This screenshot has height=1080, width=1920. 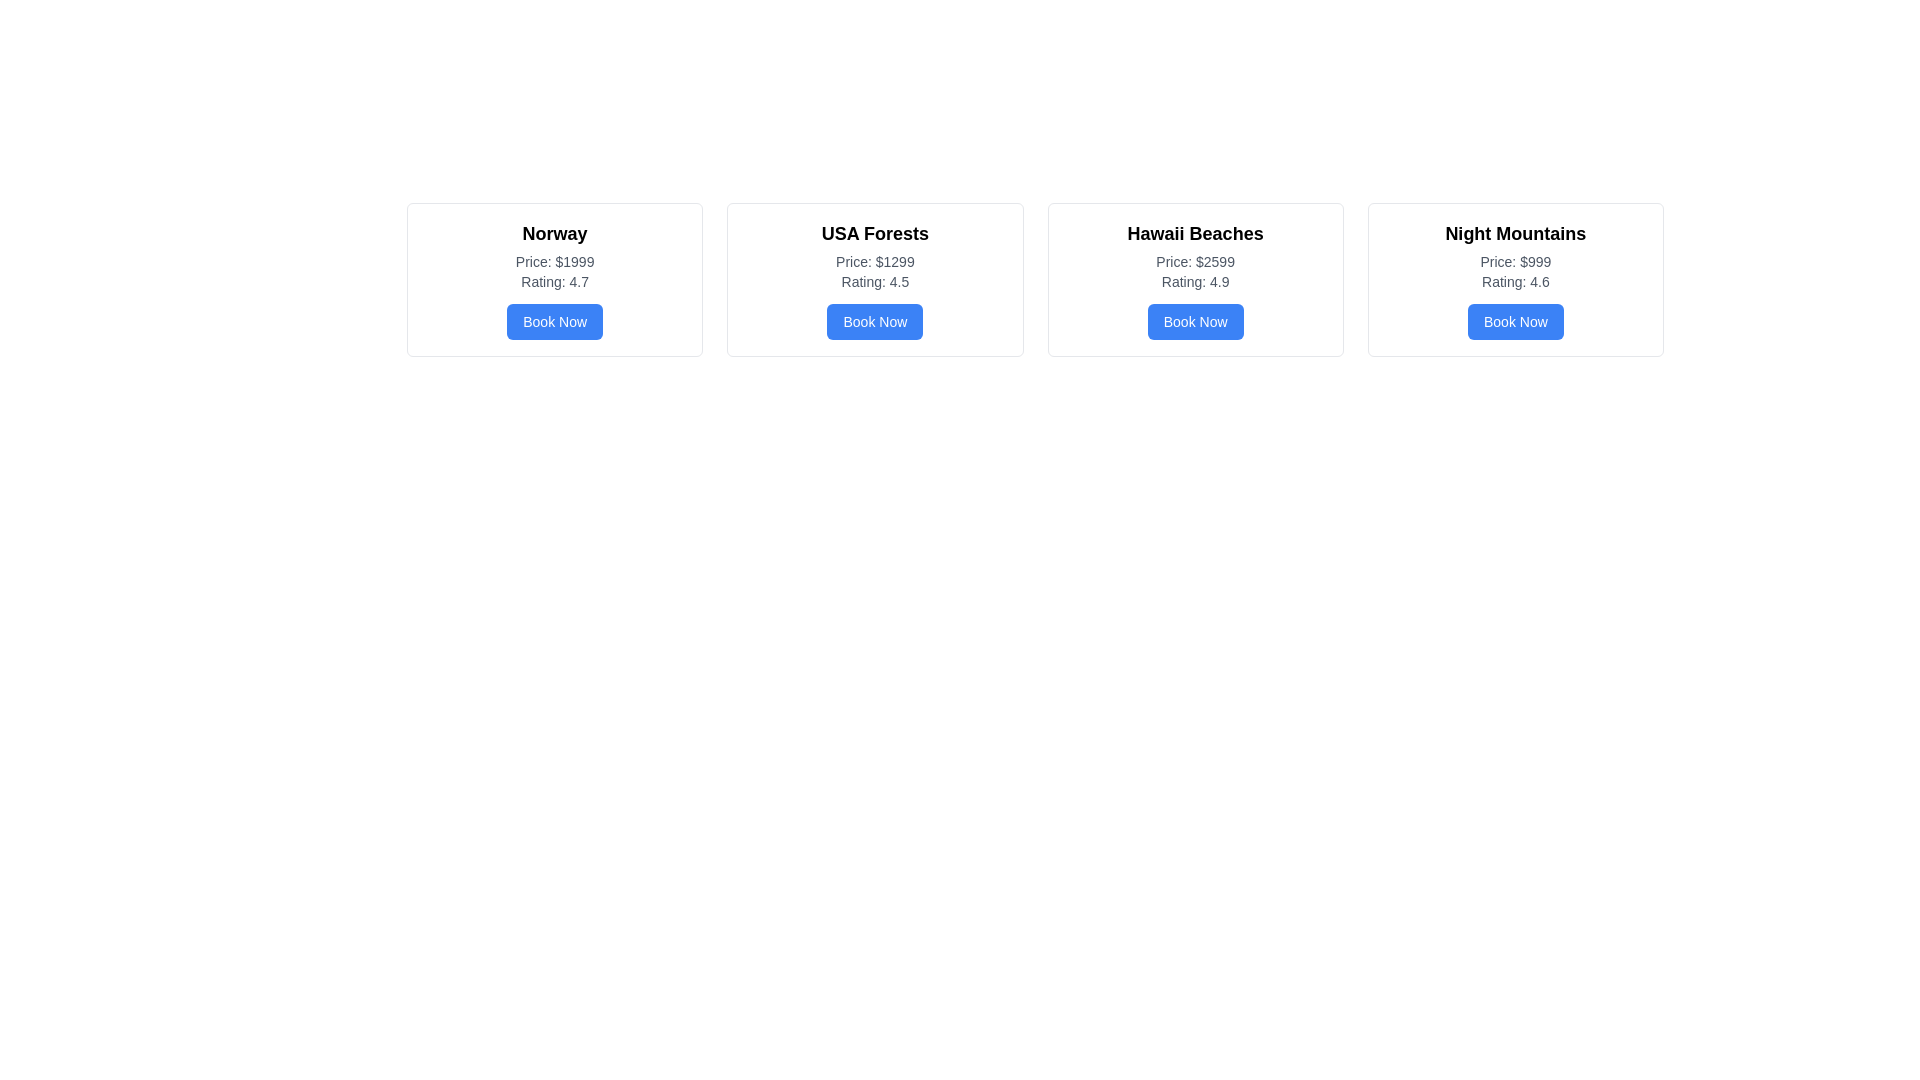 I want to click on the average rating text for the trip package, so click(x=555, y=281).